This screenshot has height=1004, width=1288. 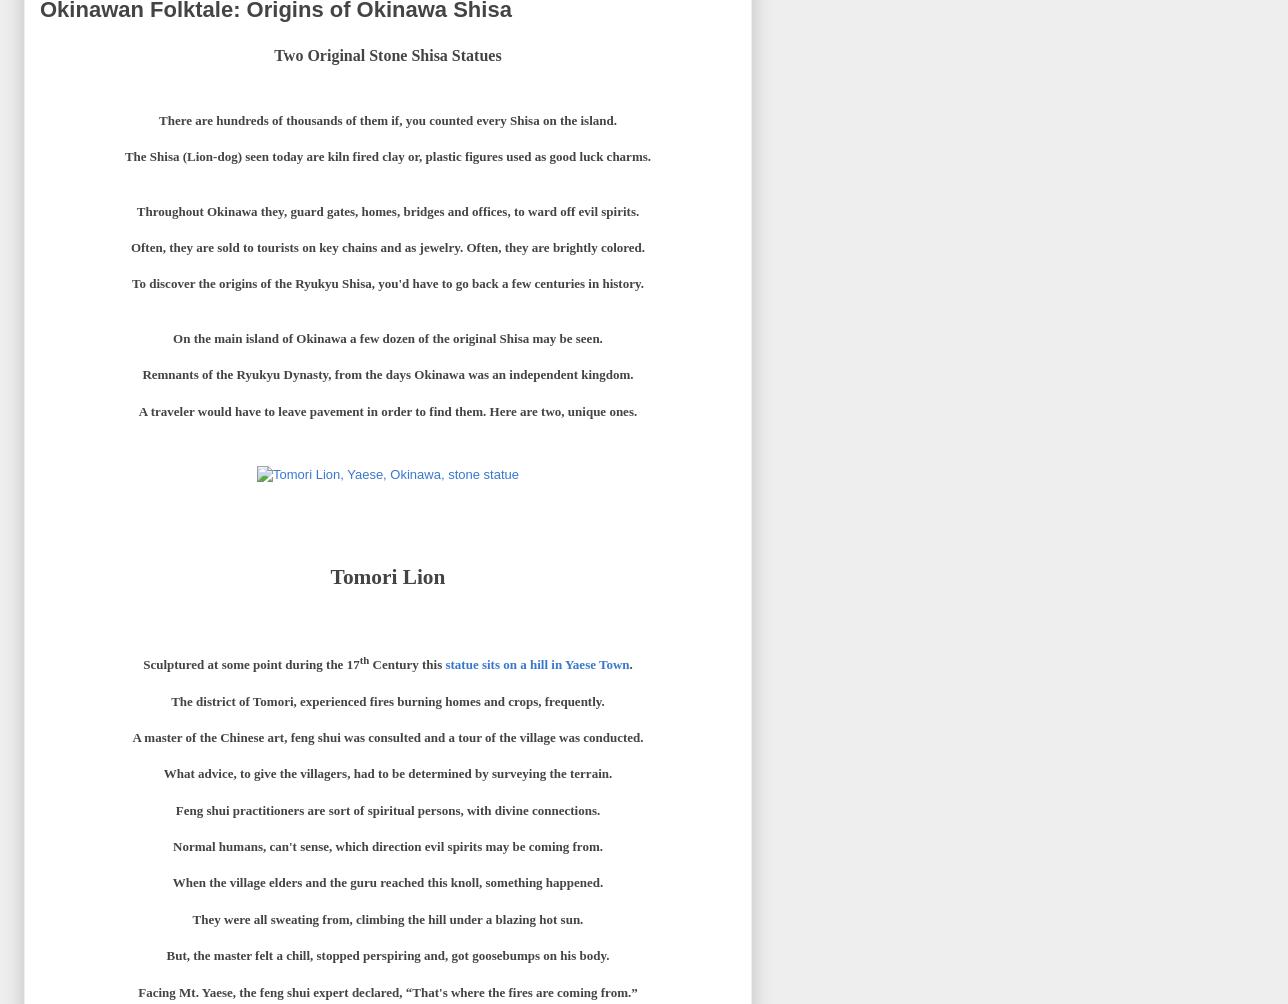 I want to click on 'Throughout Okinawa they, guard gates, homes, bridges and offices, to ward off evil spirits.', so click(x=136, y=209).